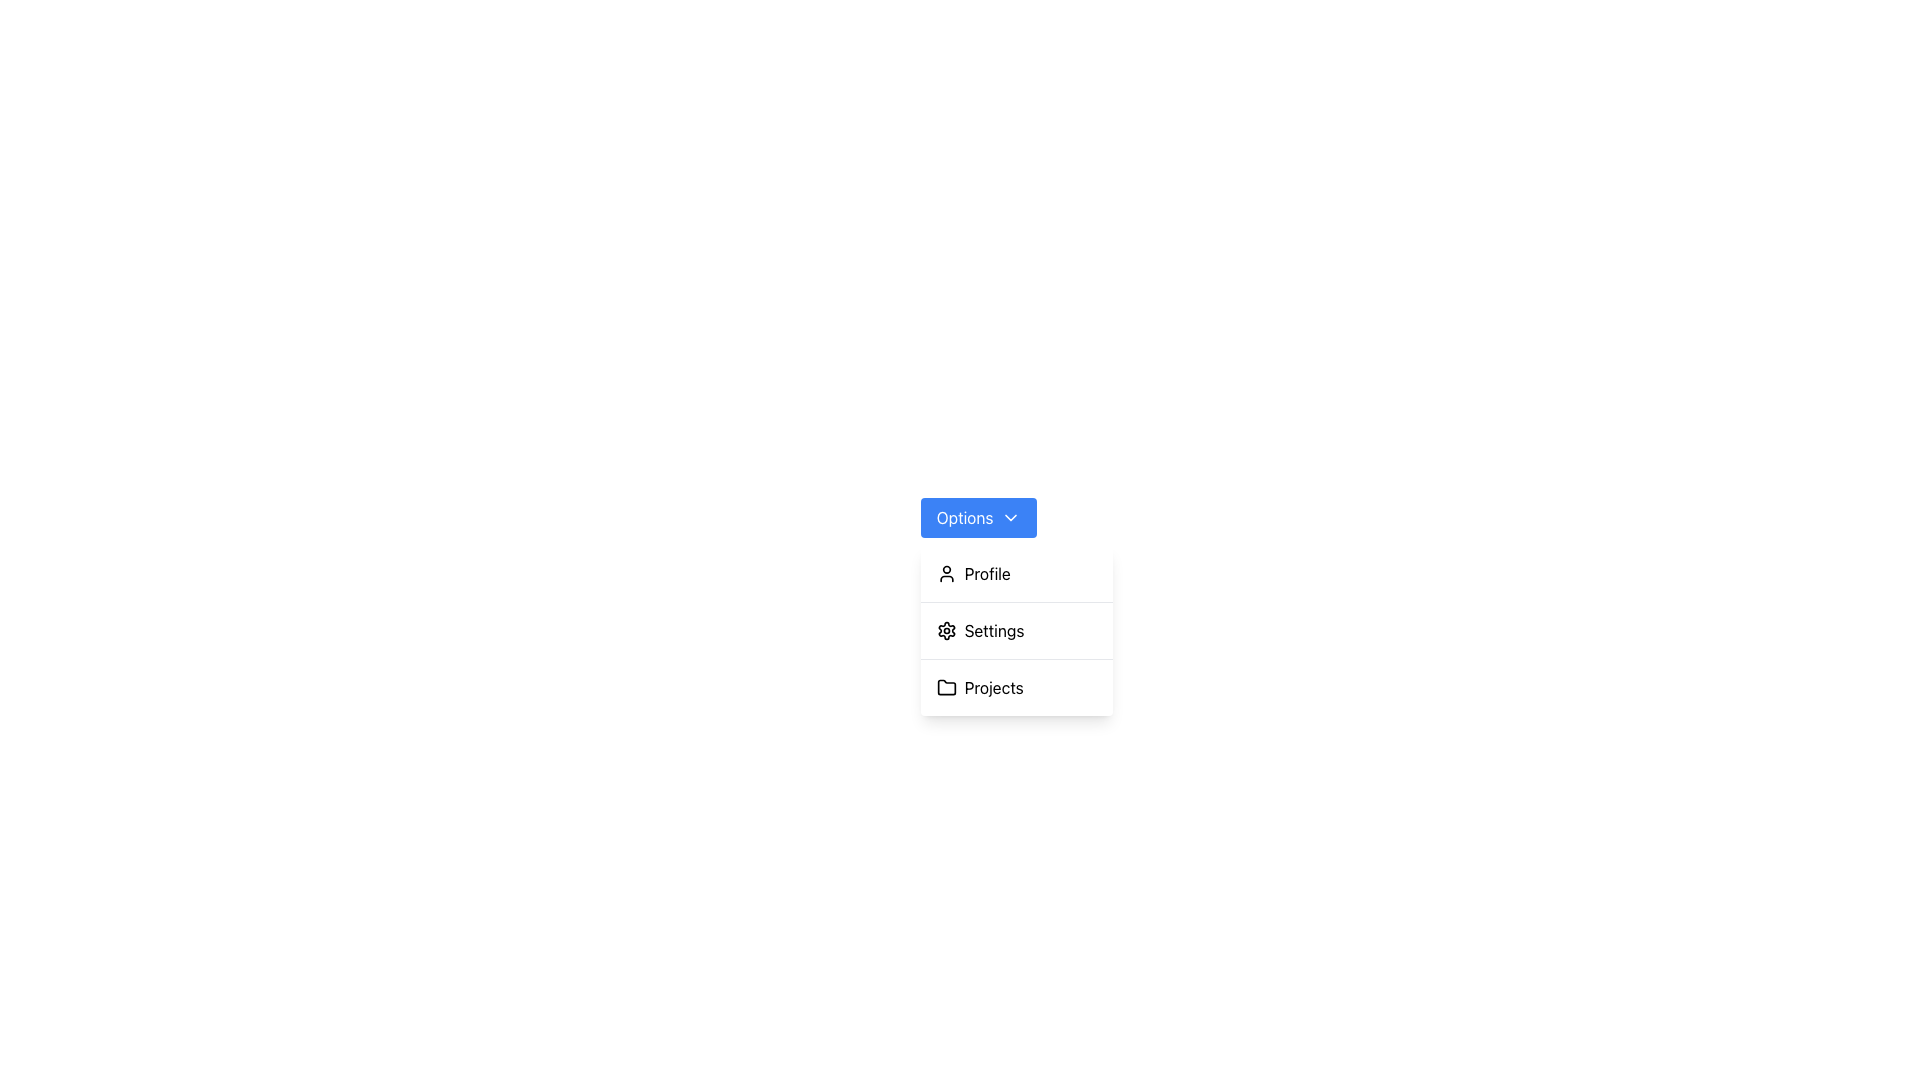 This screenshot has height=1080, width=1920. I want to click on the 'Settings' menu item, which features a gear icon and is styled with a clean, minimalist design, positioned in the Navigation menu between 'Profile' and 'Projects', so click(1016, 631).